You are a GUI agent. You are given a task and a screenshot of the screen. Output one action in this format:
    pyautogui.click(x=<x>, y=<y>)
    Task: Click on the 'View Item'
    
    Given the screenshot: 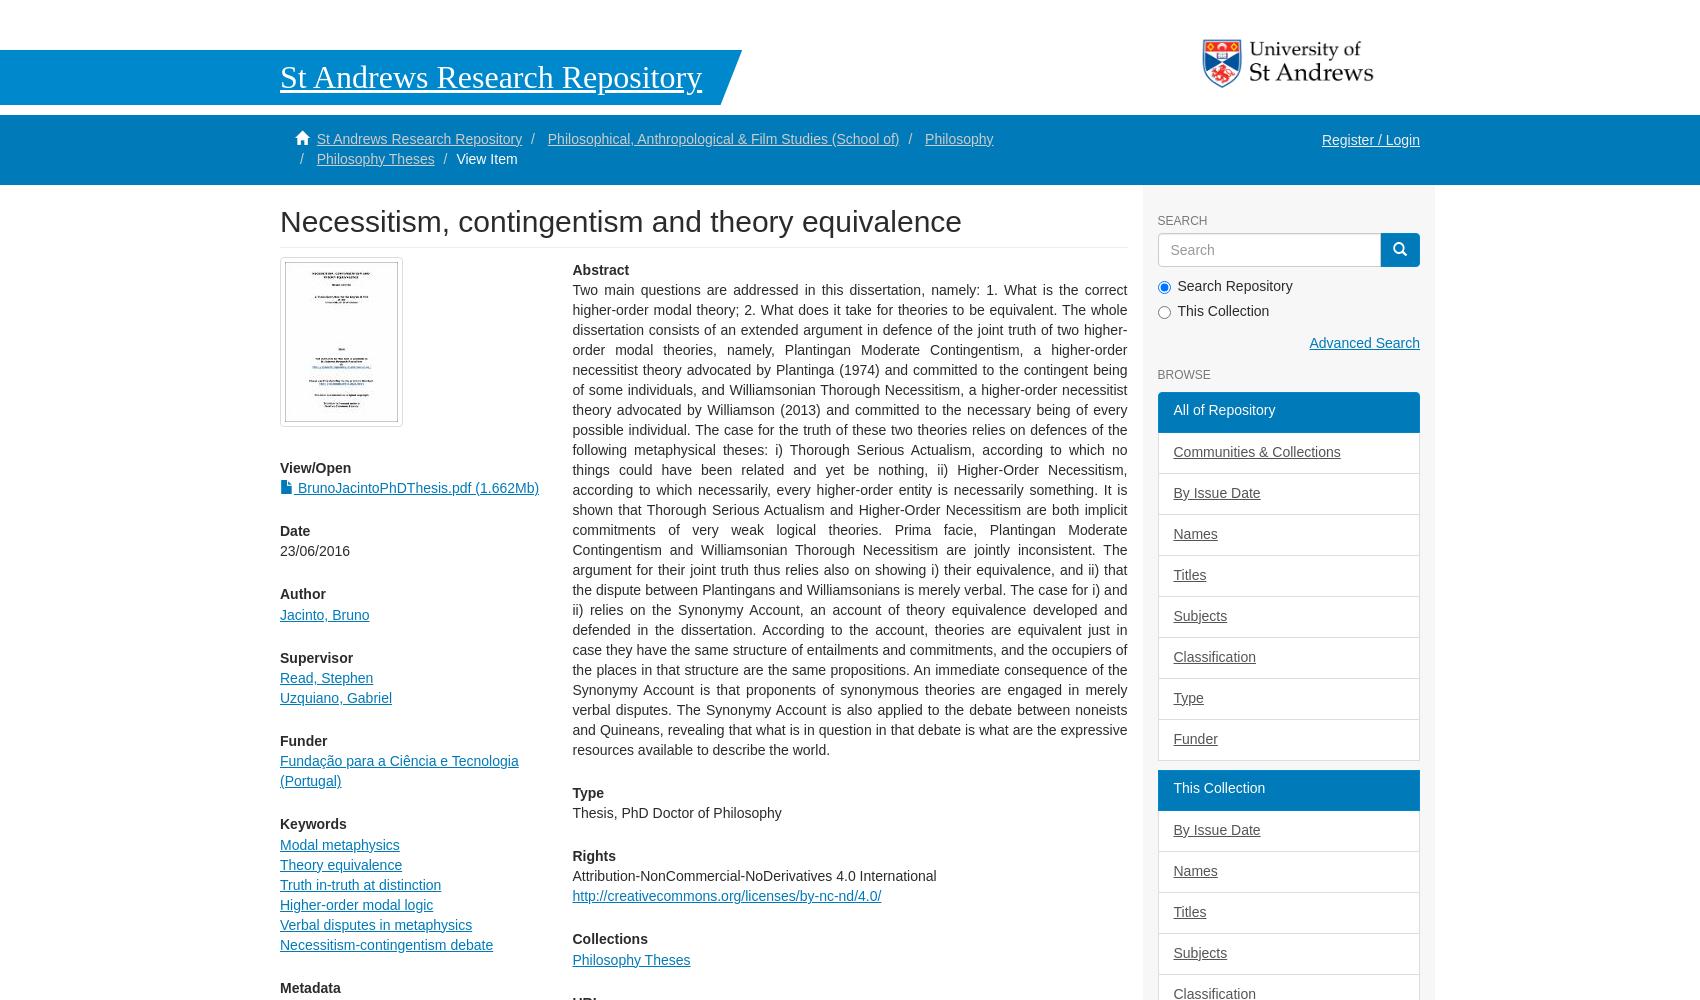 What is the action you would take?
    pyautogui.click(x=486, y=158)
    